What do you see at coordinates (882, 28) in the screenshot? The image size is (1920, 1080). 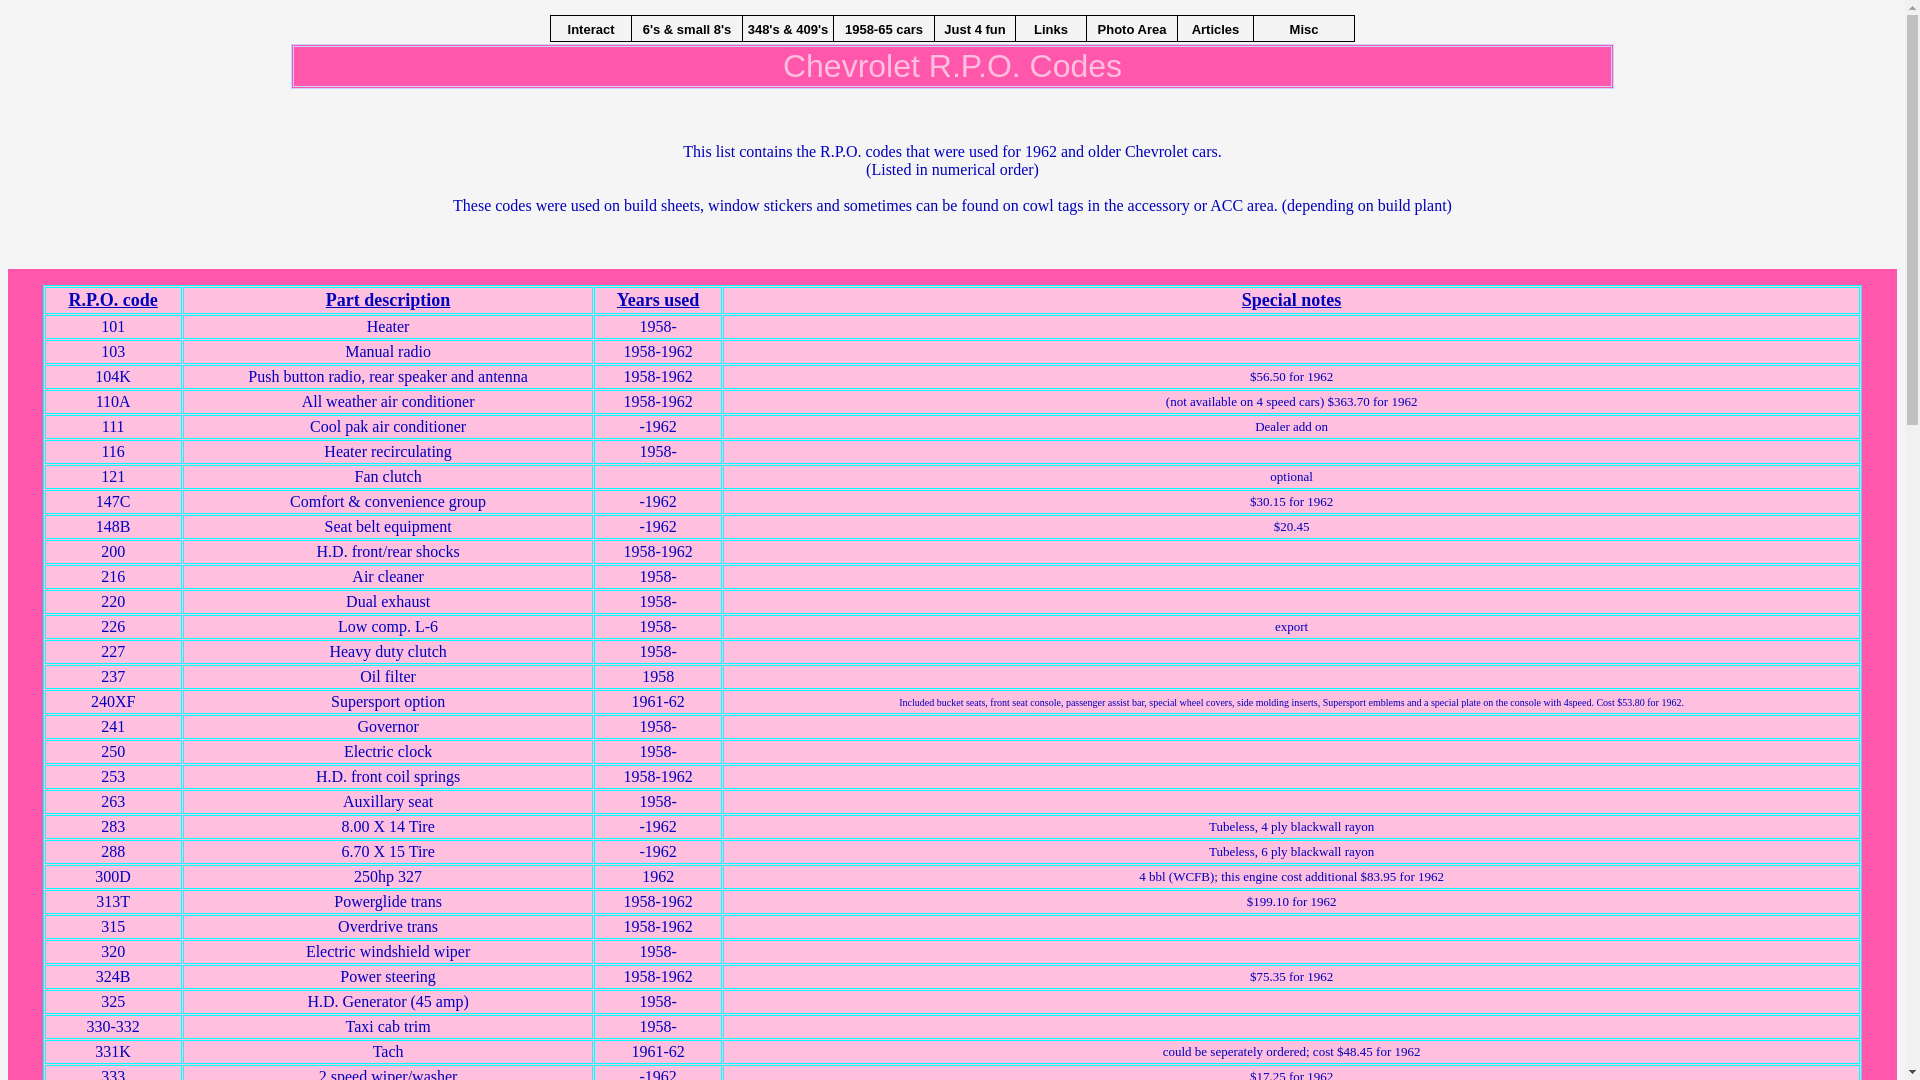 I see `'1958-65 cars'` at bounding box center [882, 28].